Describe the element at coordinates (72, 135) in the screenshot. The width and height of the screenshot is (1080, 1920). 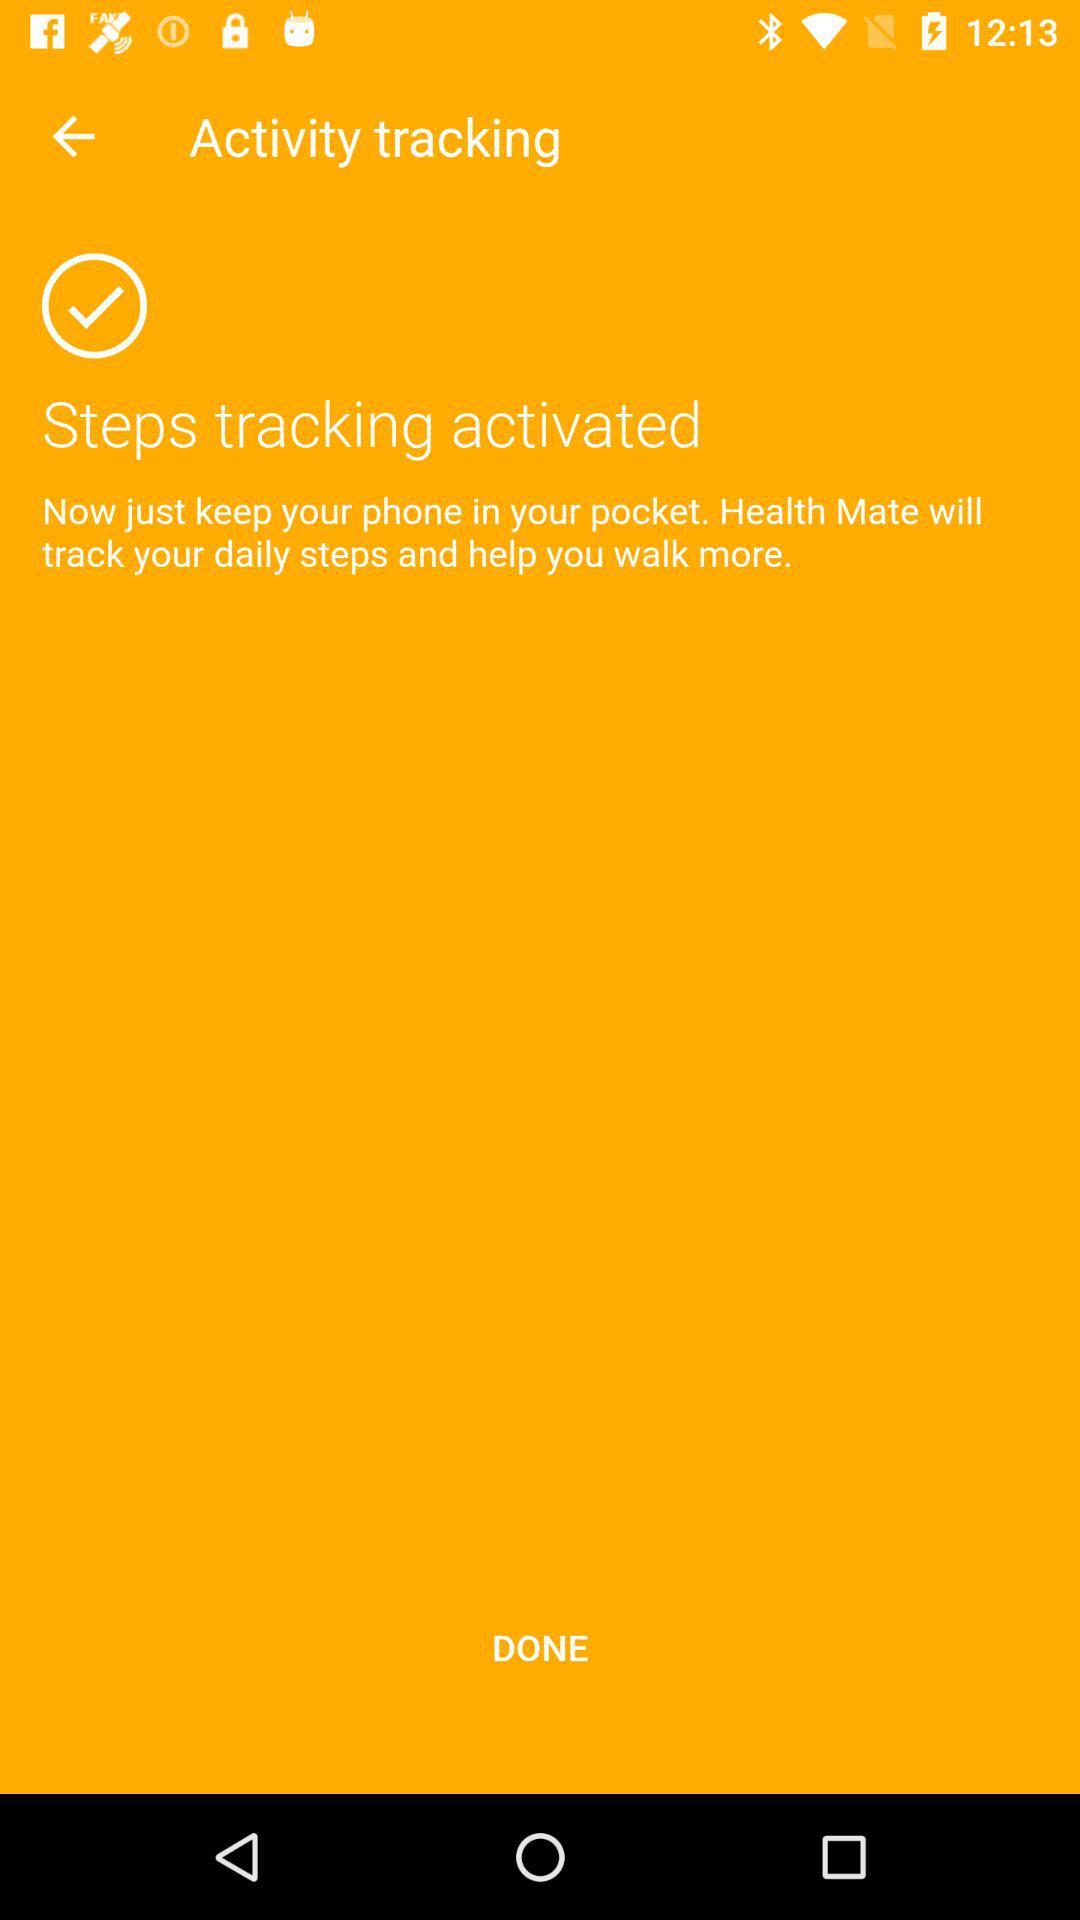
I see `go back` at that location.